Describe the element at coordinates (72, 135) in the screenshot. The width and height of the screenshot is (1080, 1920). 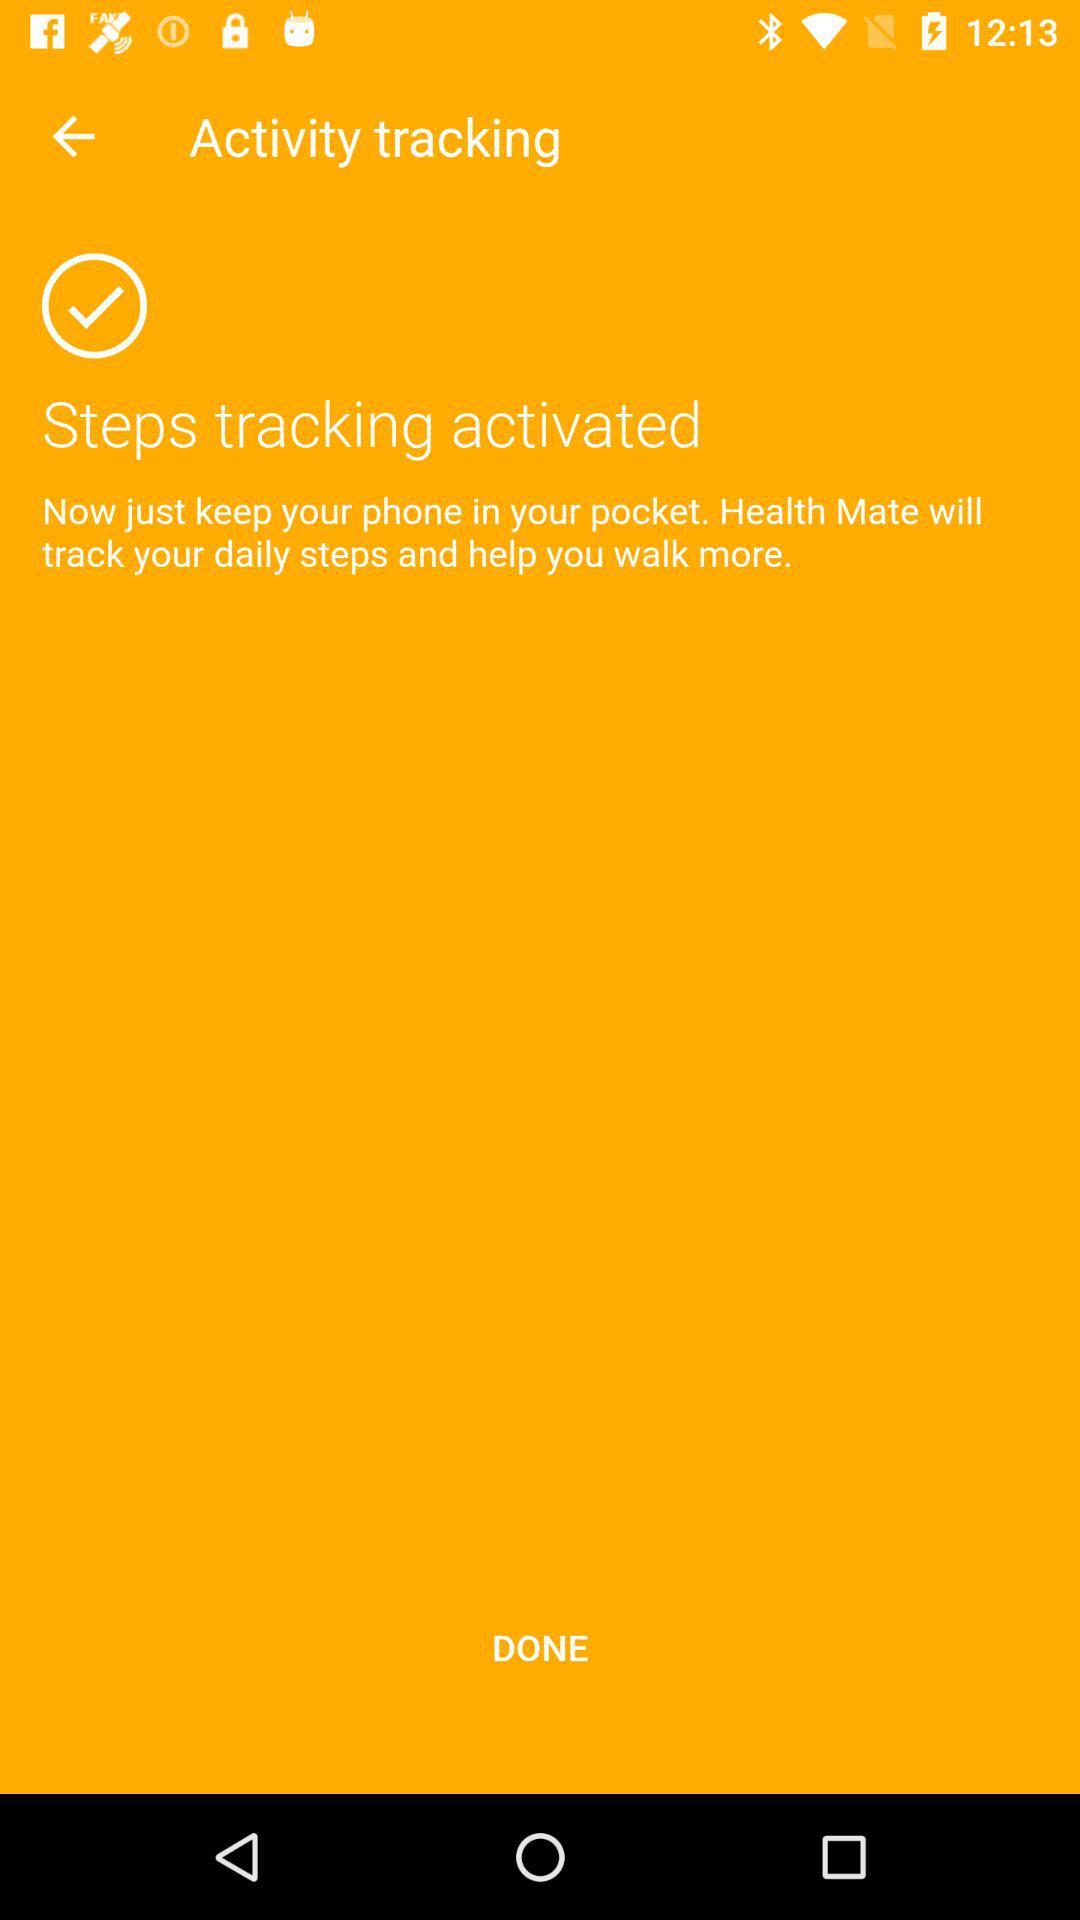
I see `go back` at that location.